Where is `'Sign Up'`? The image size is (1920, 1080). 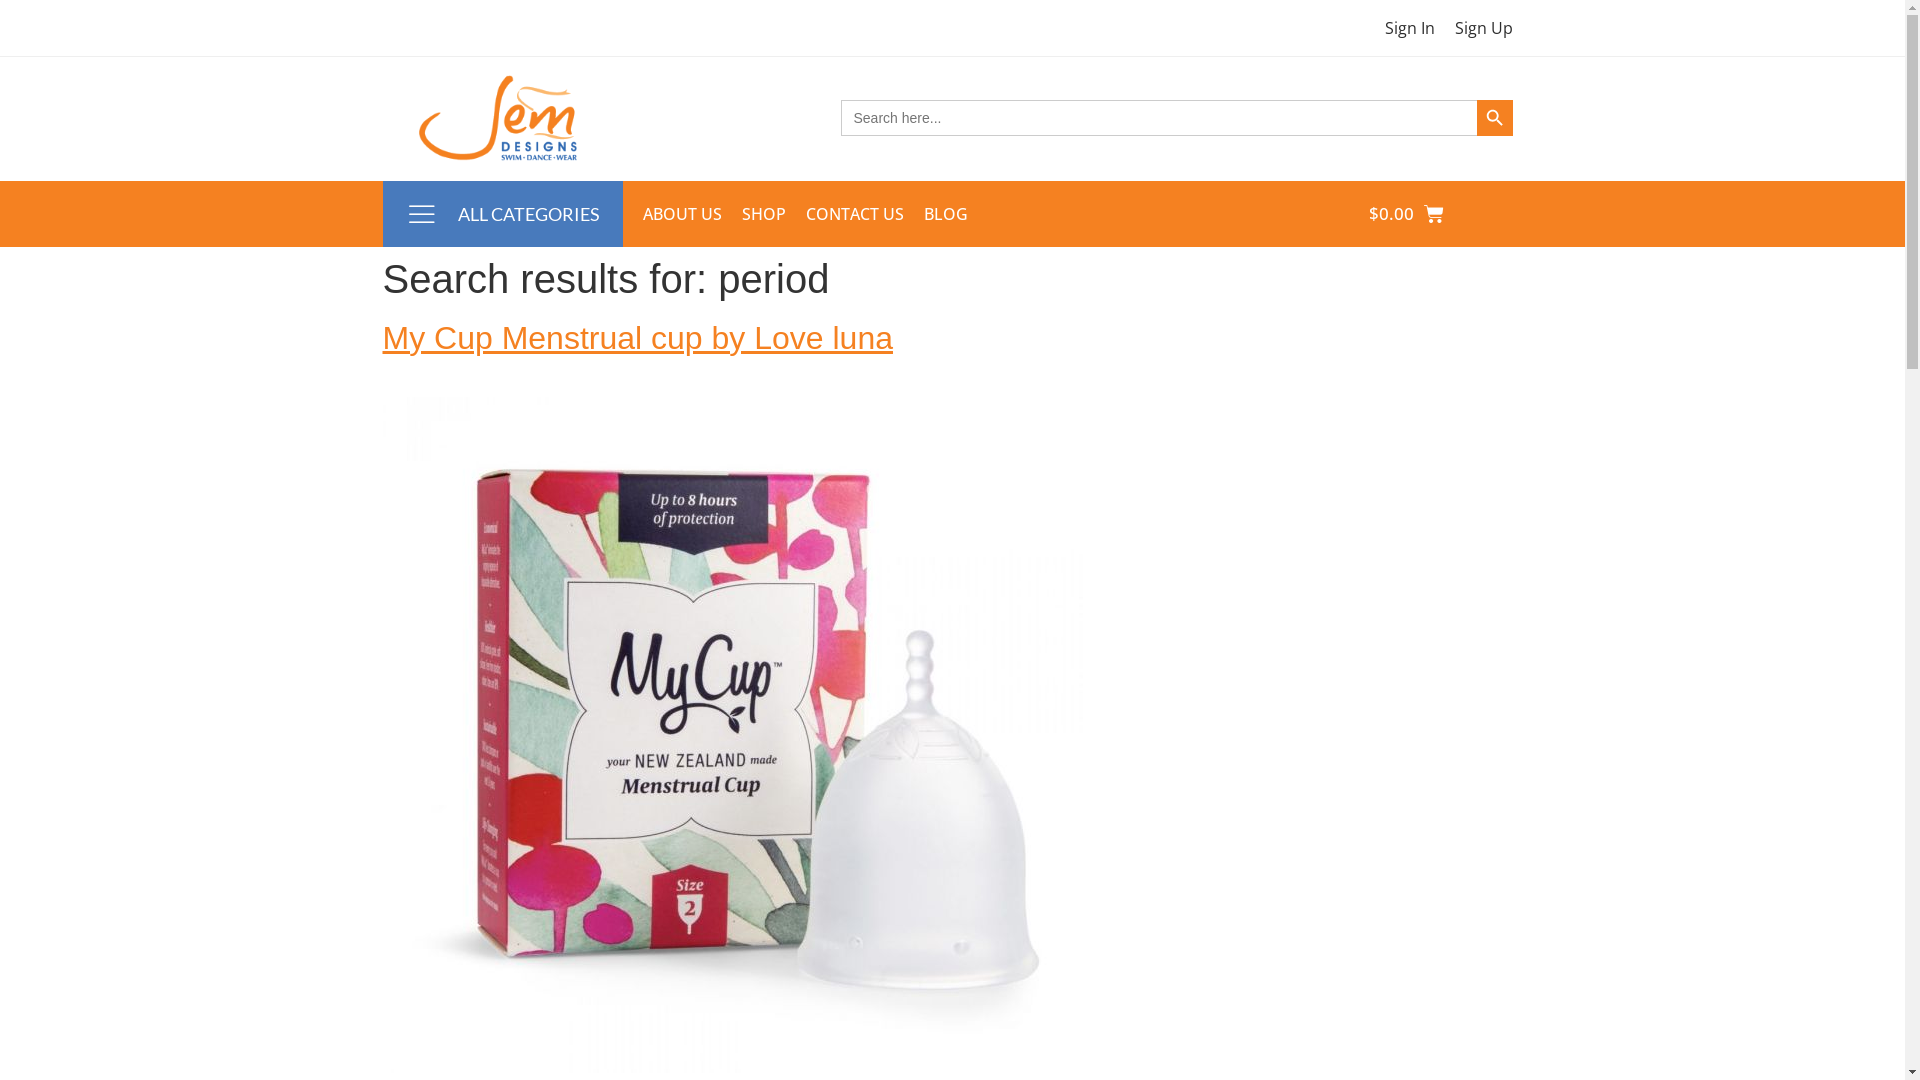 'Sign Up' is located at coordinates (1483, 27).